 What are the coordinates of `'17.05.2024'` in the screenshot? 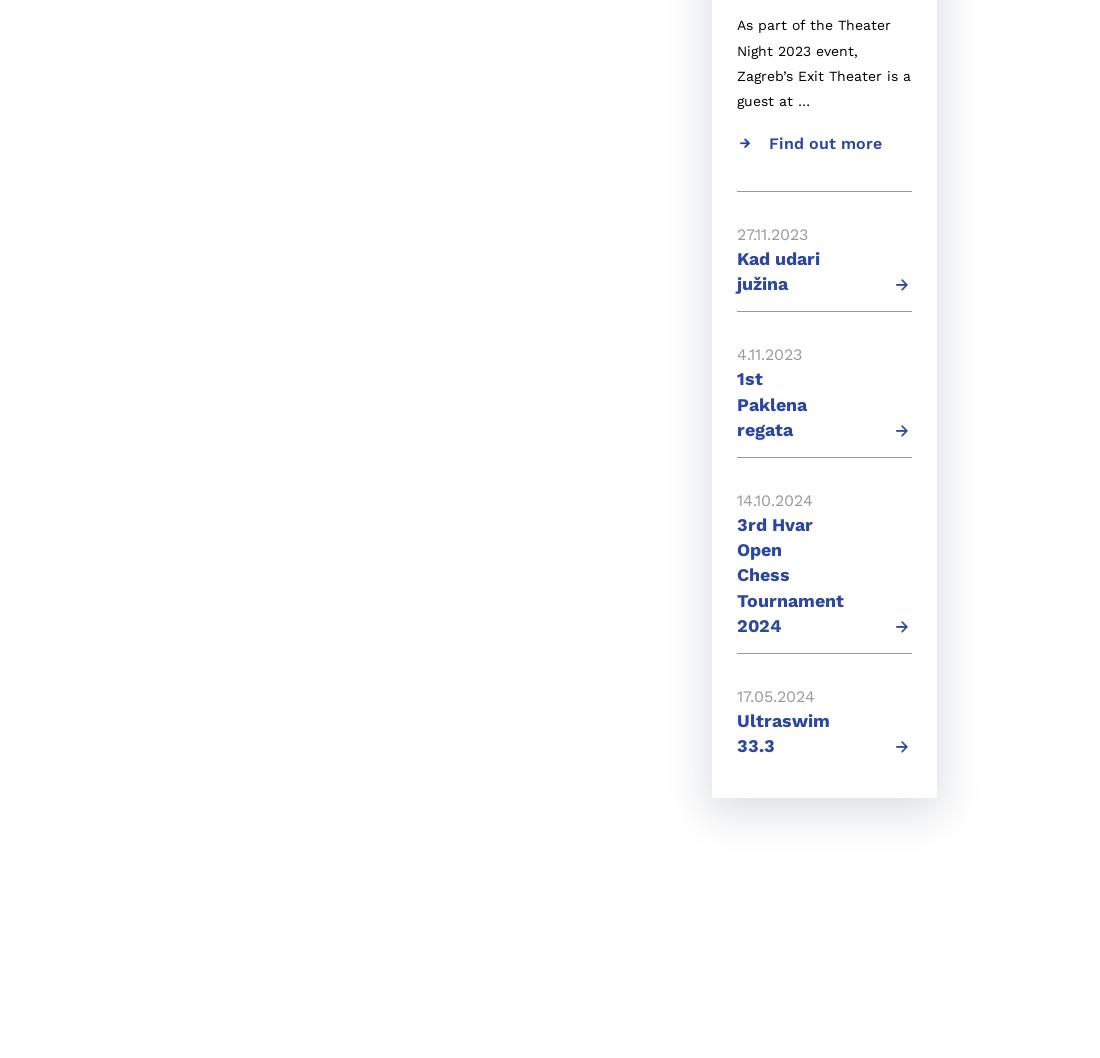 It's located at (776, 694).